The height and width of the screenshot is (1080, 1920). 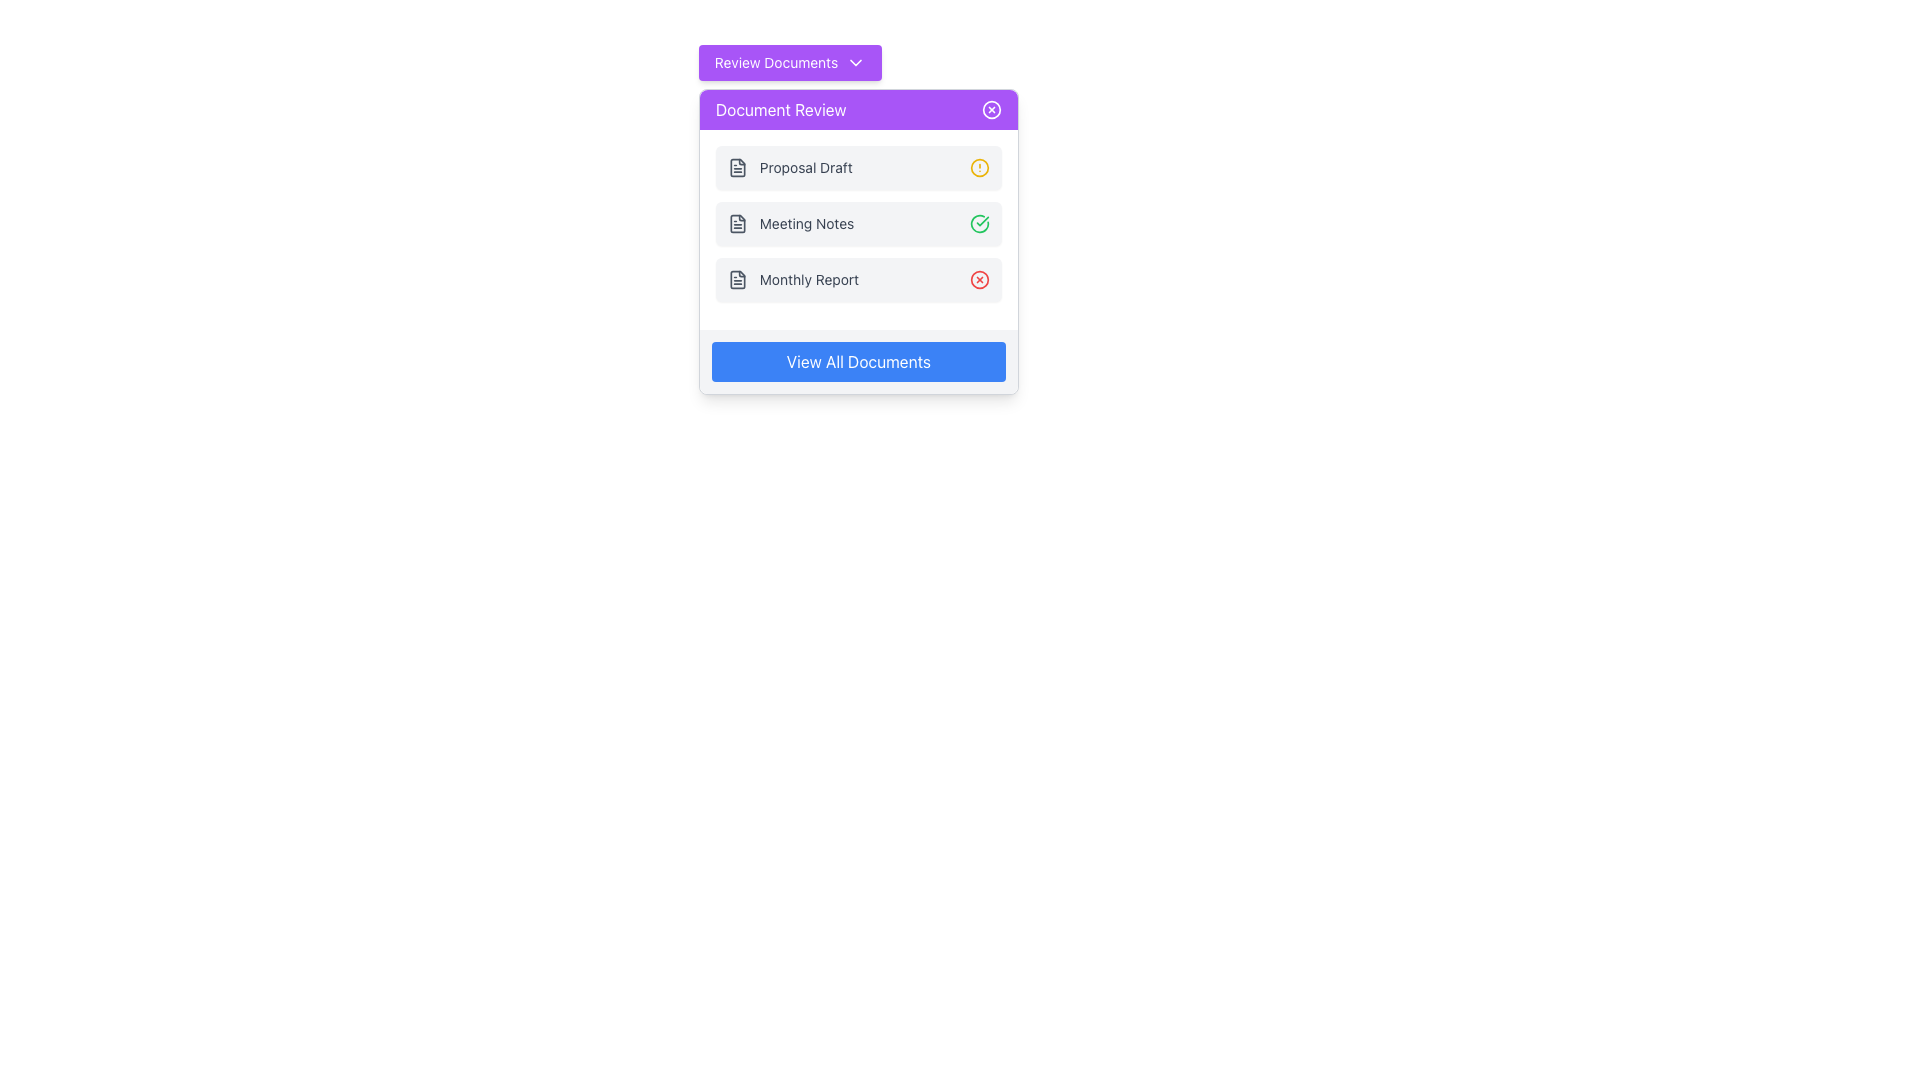 I want to click on the 'Meeting Notes' row in the 'Document Review' dialog, which is the second row in a card-like structure containing textual labels and icons, so click(x=858, y=229).